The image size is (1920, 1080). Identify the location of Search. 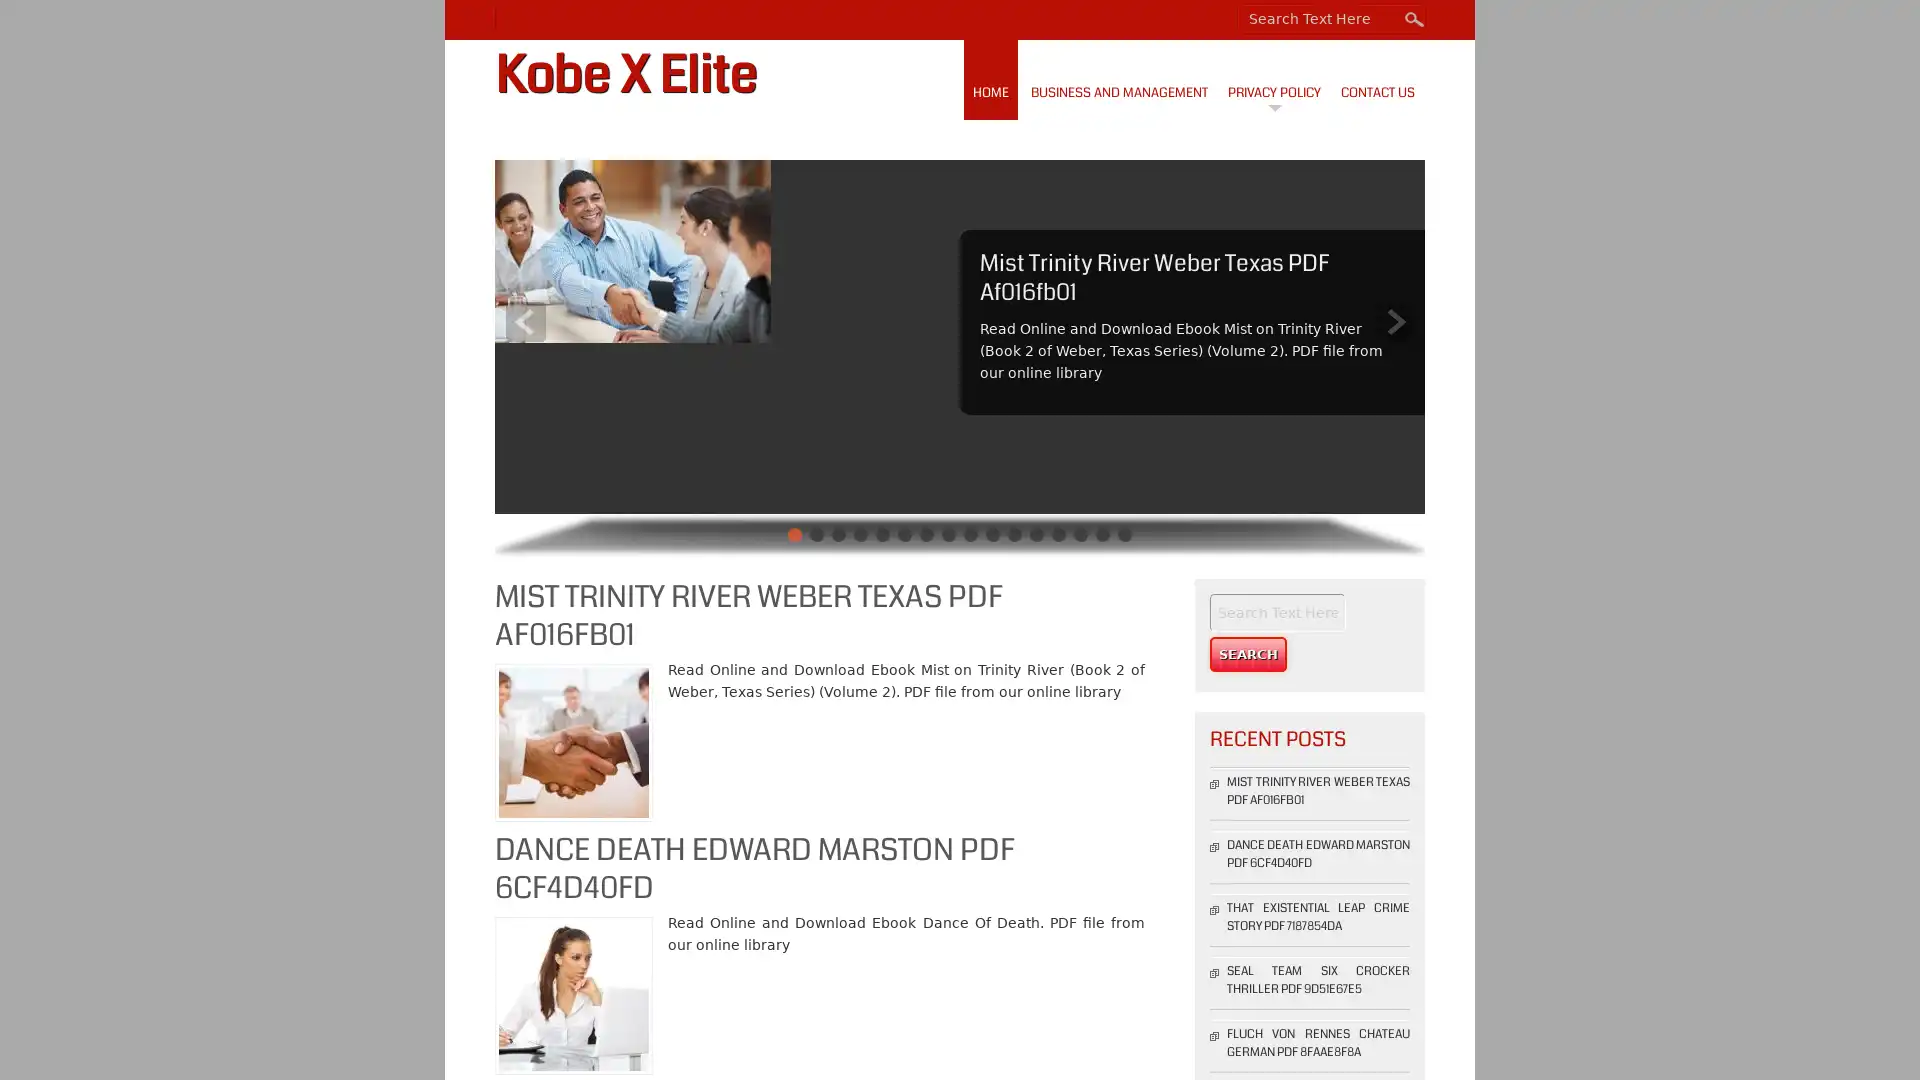
(1247, 654).